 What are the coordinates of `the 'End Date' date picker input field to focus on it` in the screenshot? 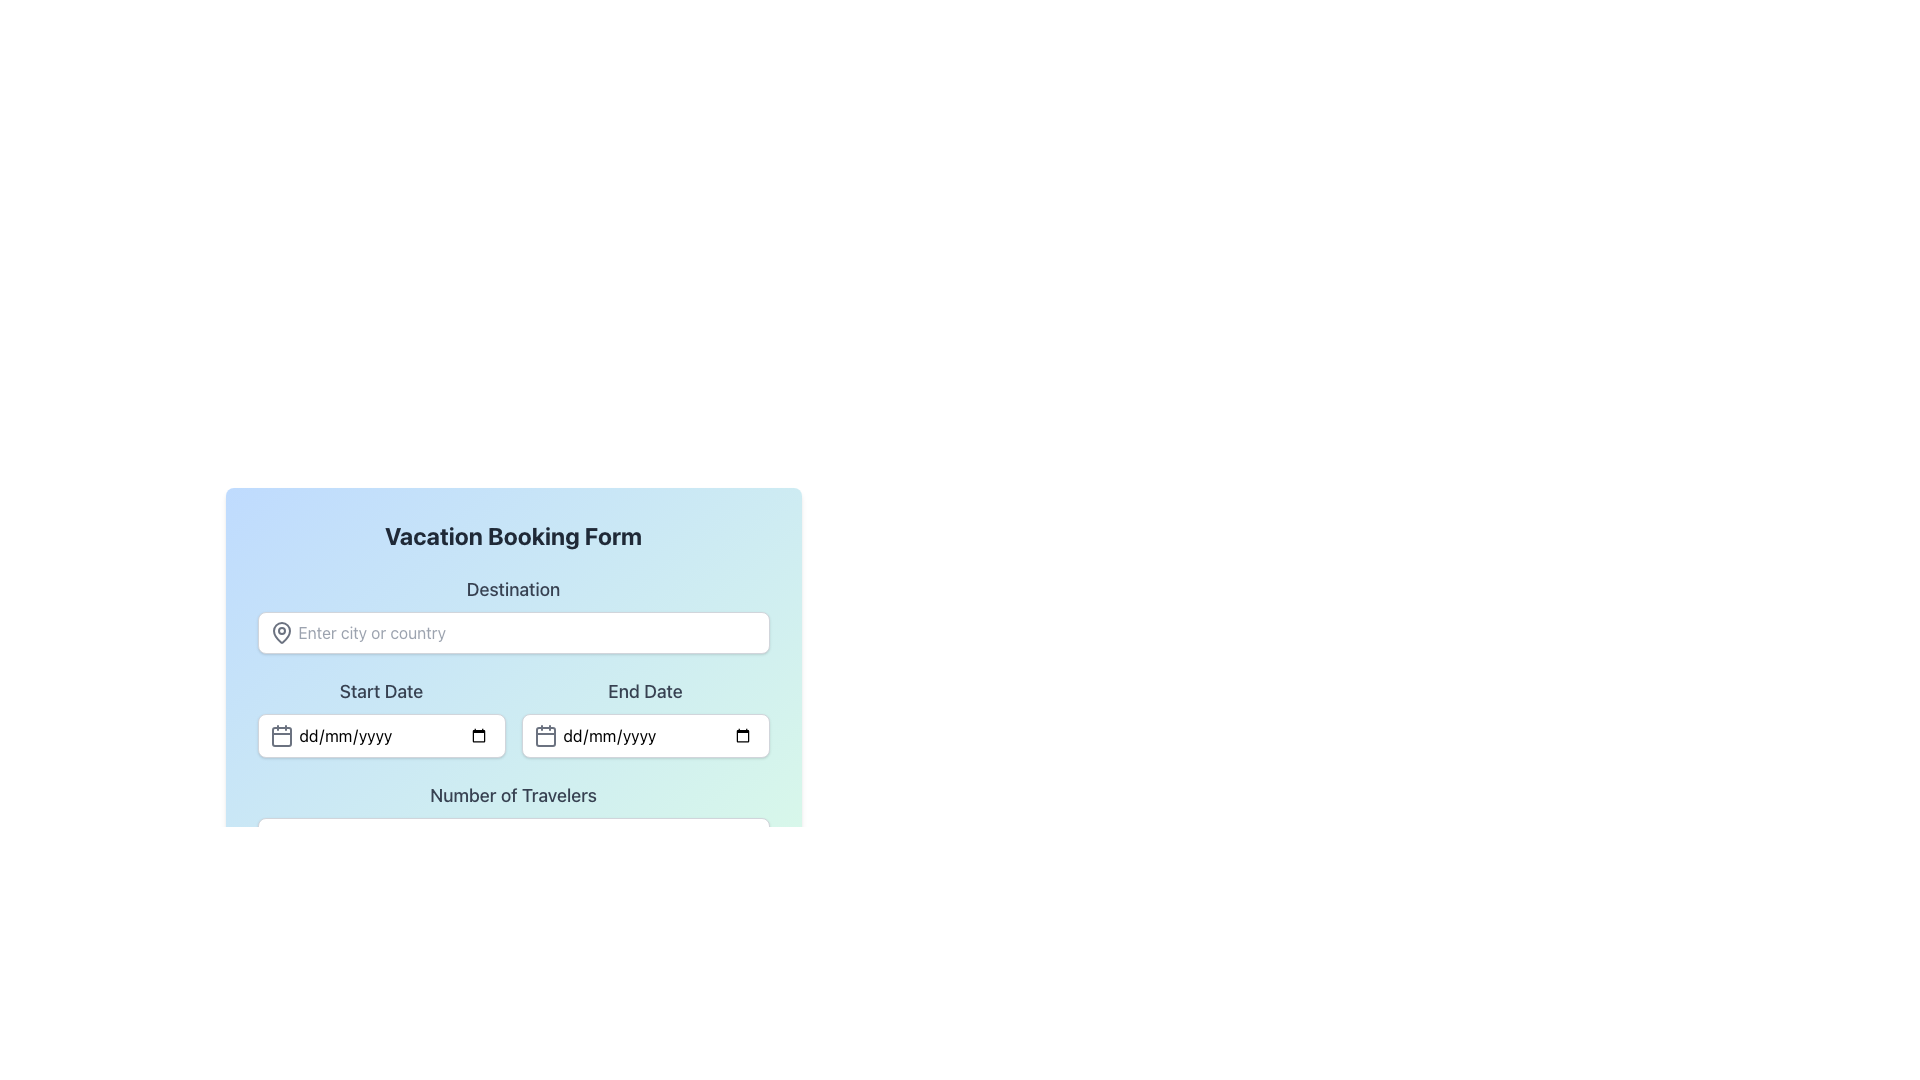 It's located at (645, 716).